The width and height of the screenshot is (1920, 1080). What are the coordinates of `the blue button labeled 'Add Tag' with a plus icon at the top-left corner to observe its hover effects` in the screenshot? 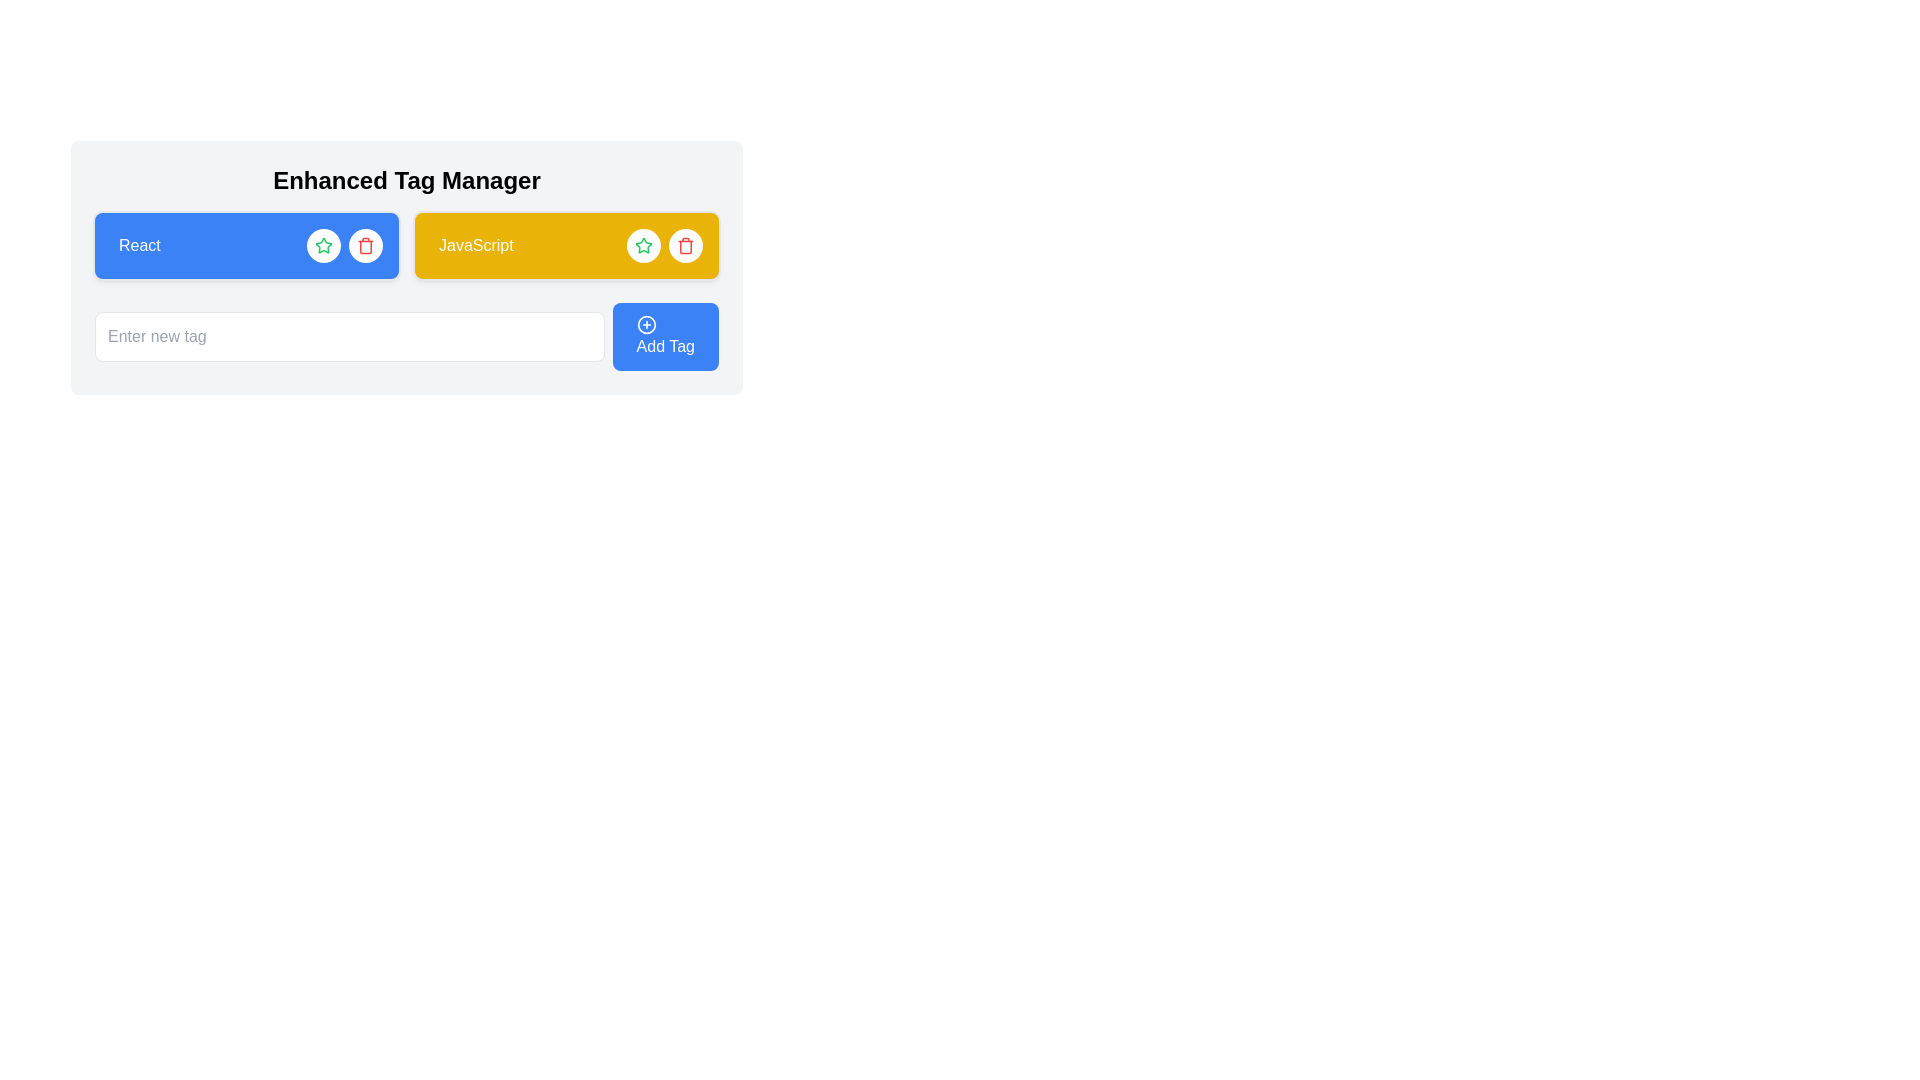 It's located at (665, 335).